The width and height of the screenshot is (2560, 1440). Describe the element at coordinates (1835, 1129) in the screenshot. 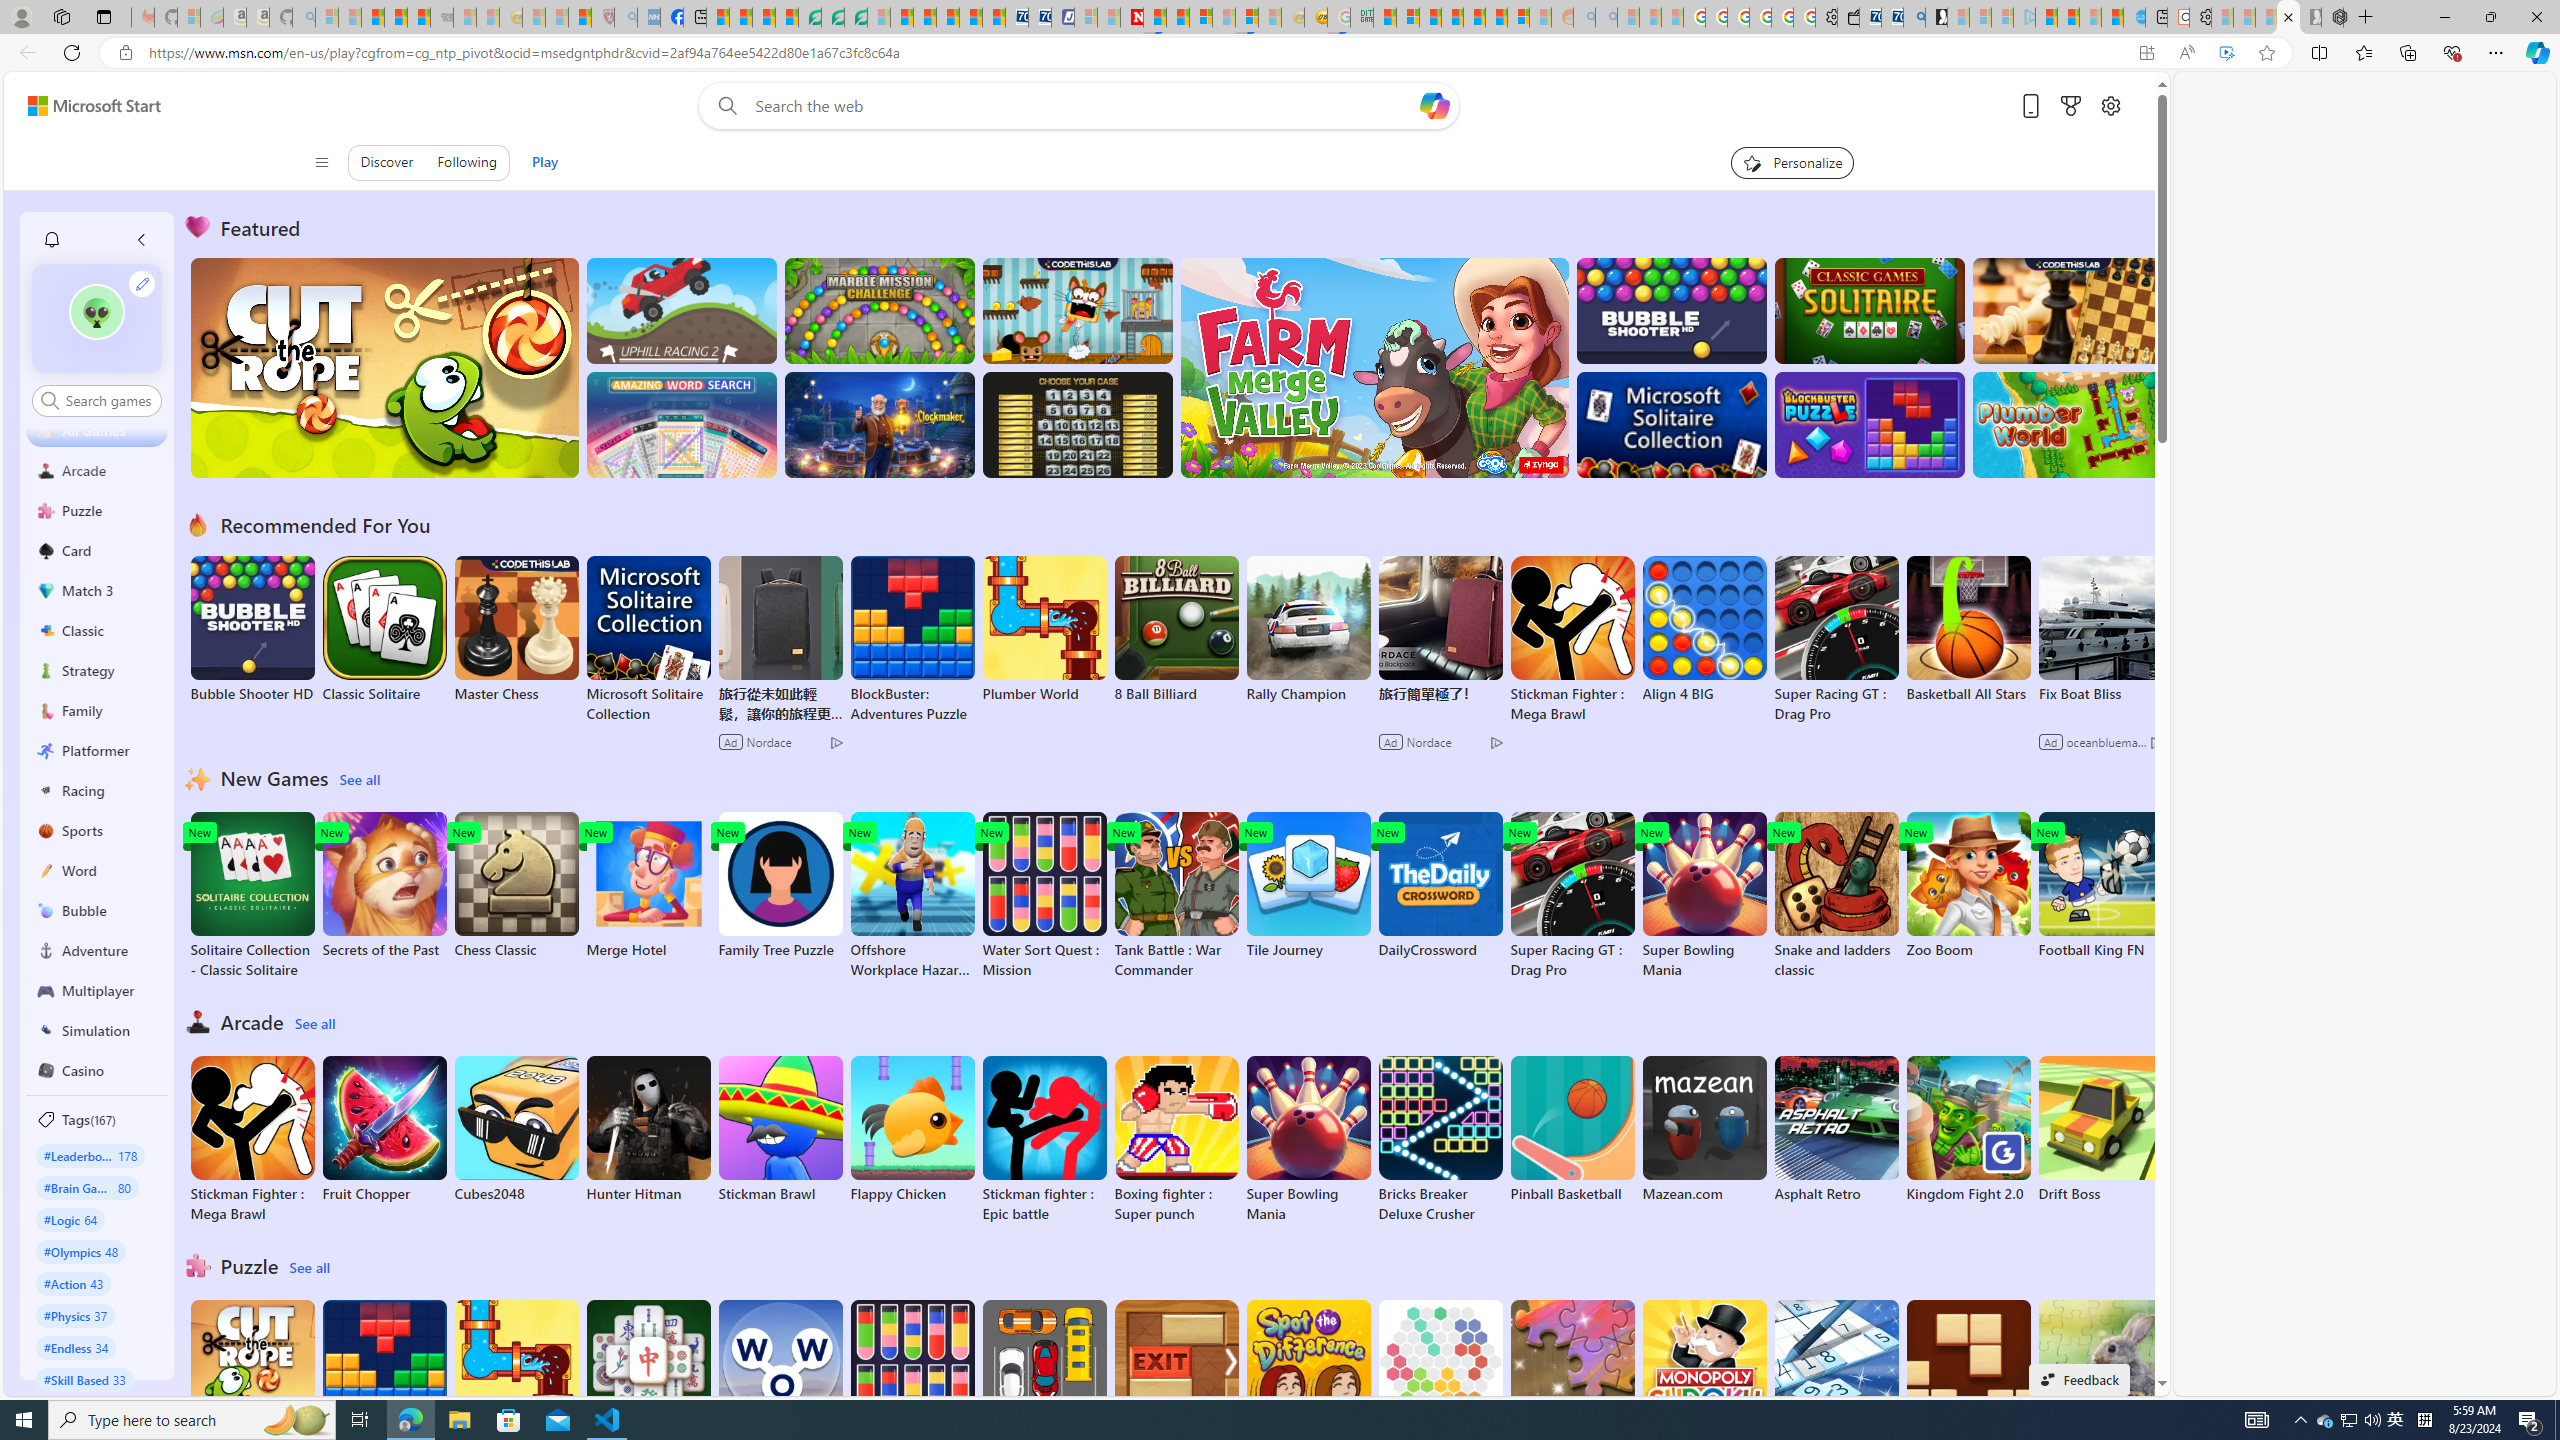

I see `'Asphalt Retro'` at that location.